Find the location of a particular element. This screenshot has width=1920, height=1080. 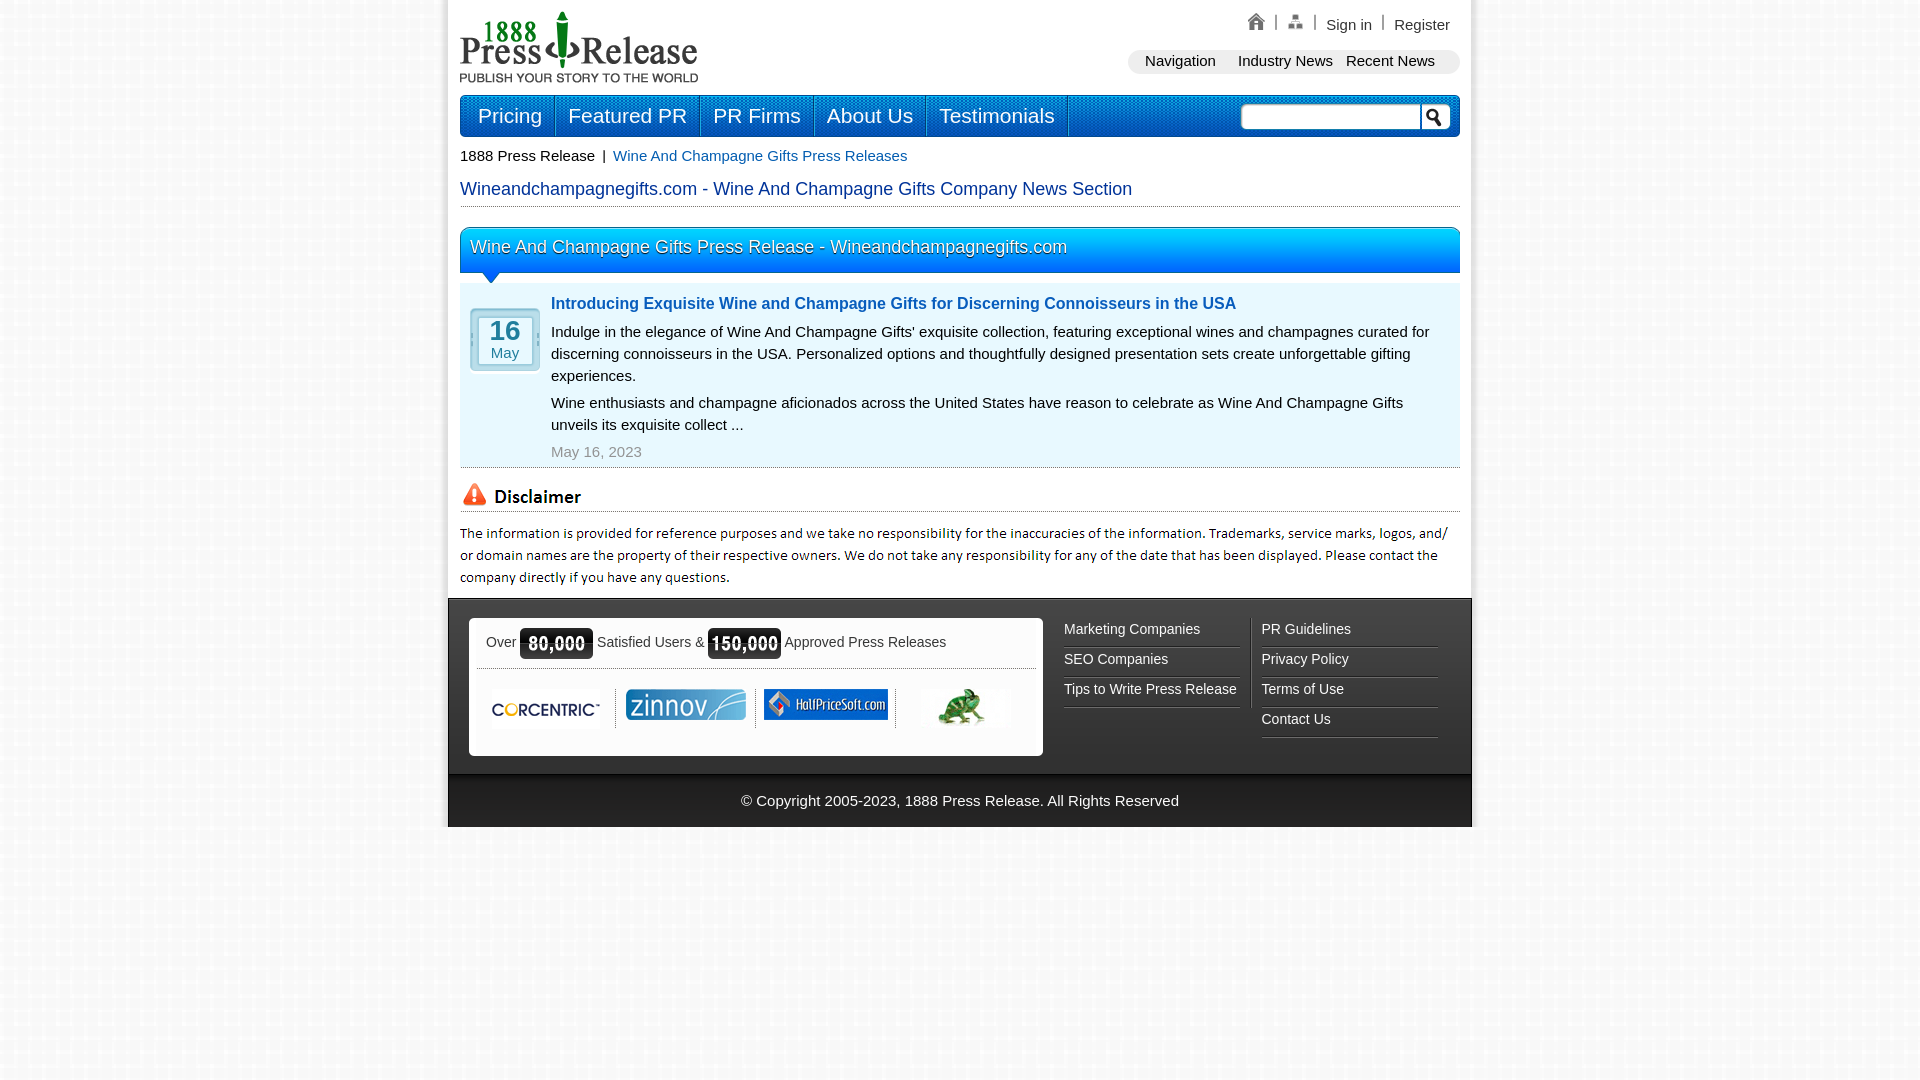

'Sign in' is located at coordinates (1348, 24).